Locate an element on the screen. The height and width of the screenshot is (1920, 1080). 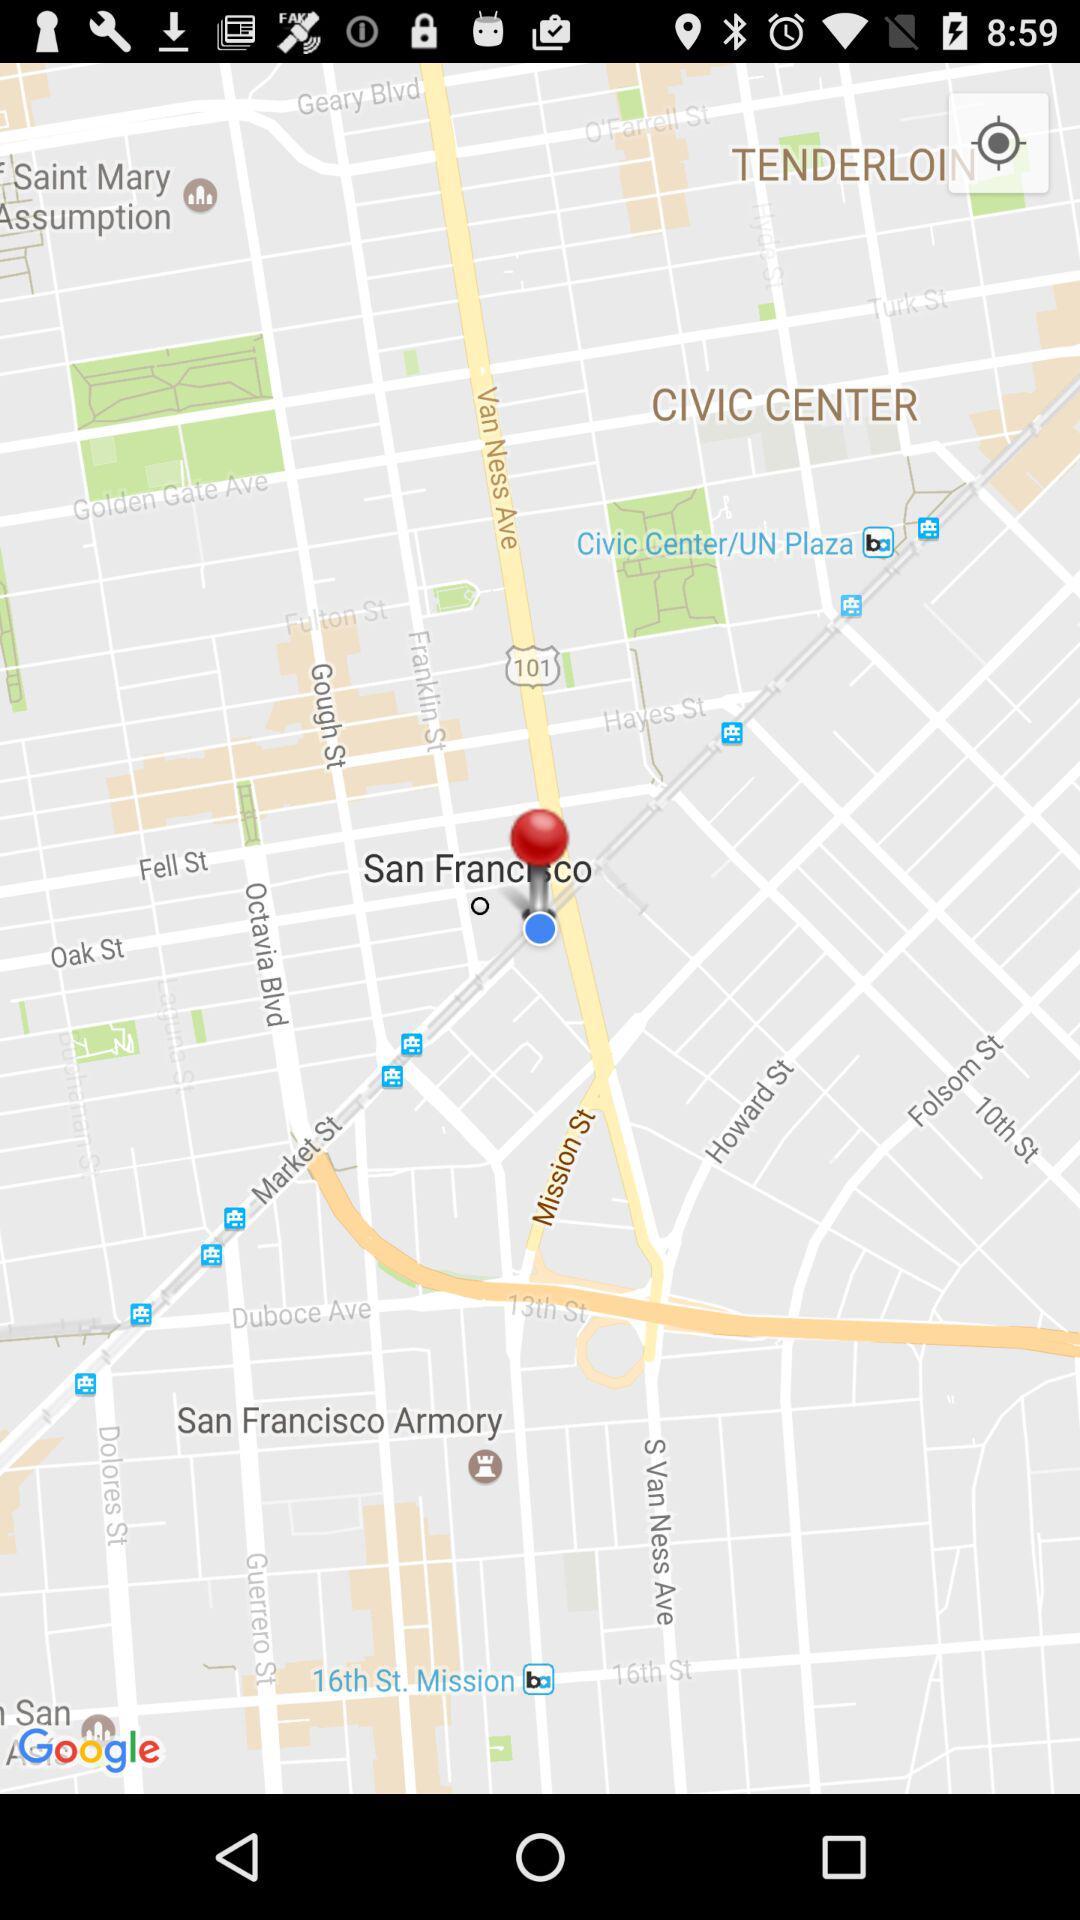
the item at the top right corner is located at coordinates (998, 143).